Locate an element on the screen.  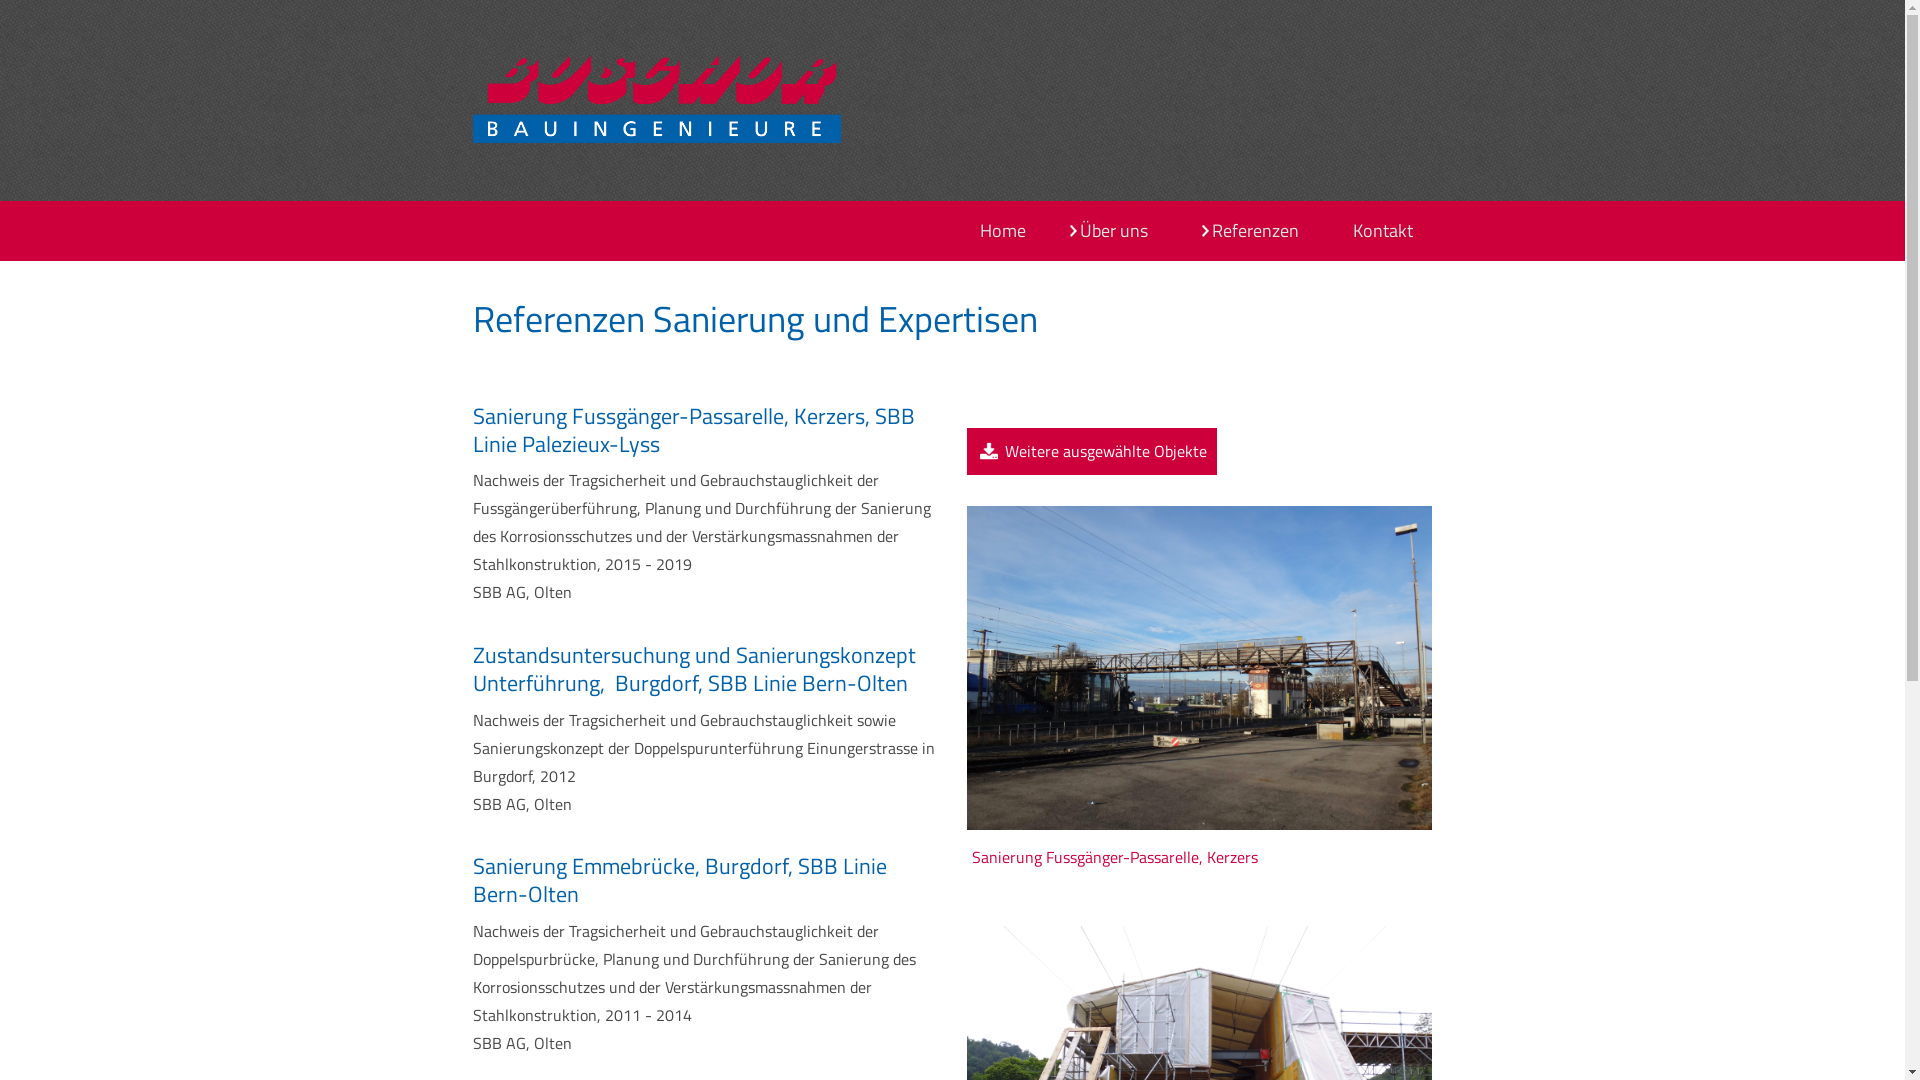
'Kontakt' is located at coordinates (1381, 230).